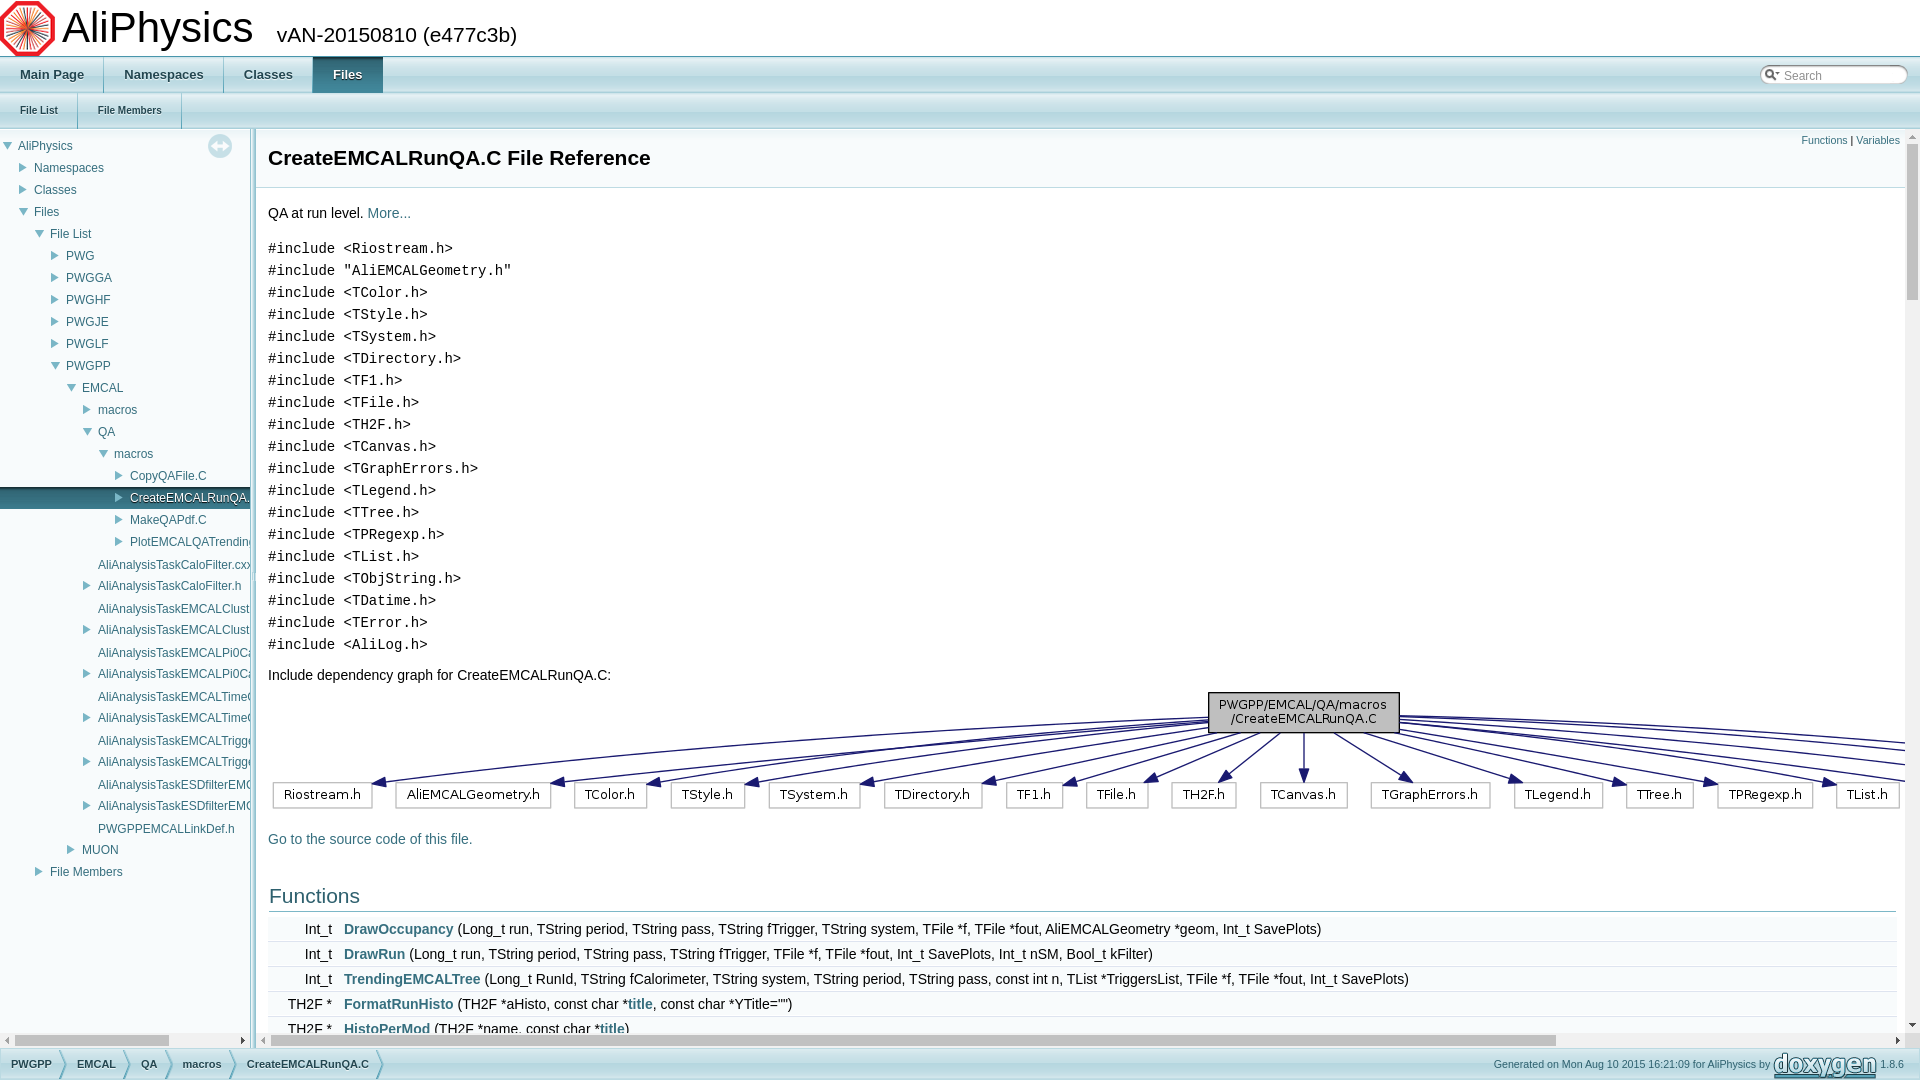 This screenshot has width=1920, height=1080. What do you see at coordinates (389, 212) in the screenshot?
I see `'More...'` at bounding box center [389, 212].